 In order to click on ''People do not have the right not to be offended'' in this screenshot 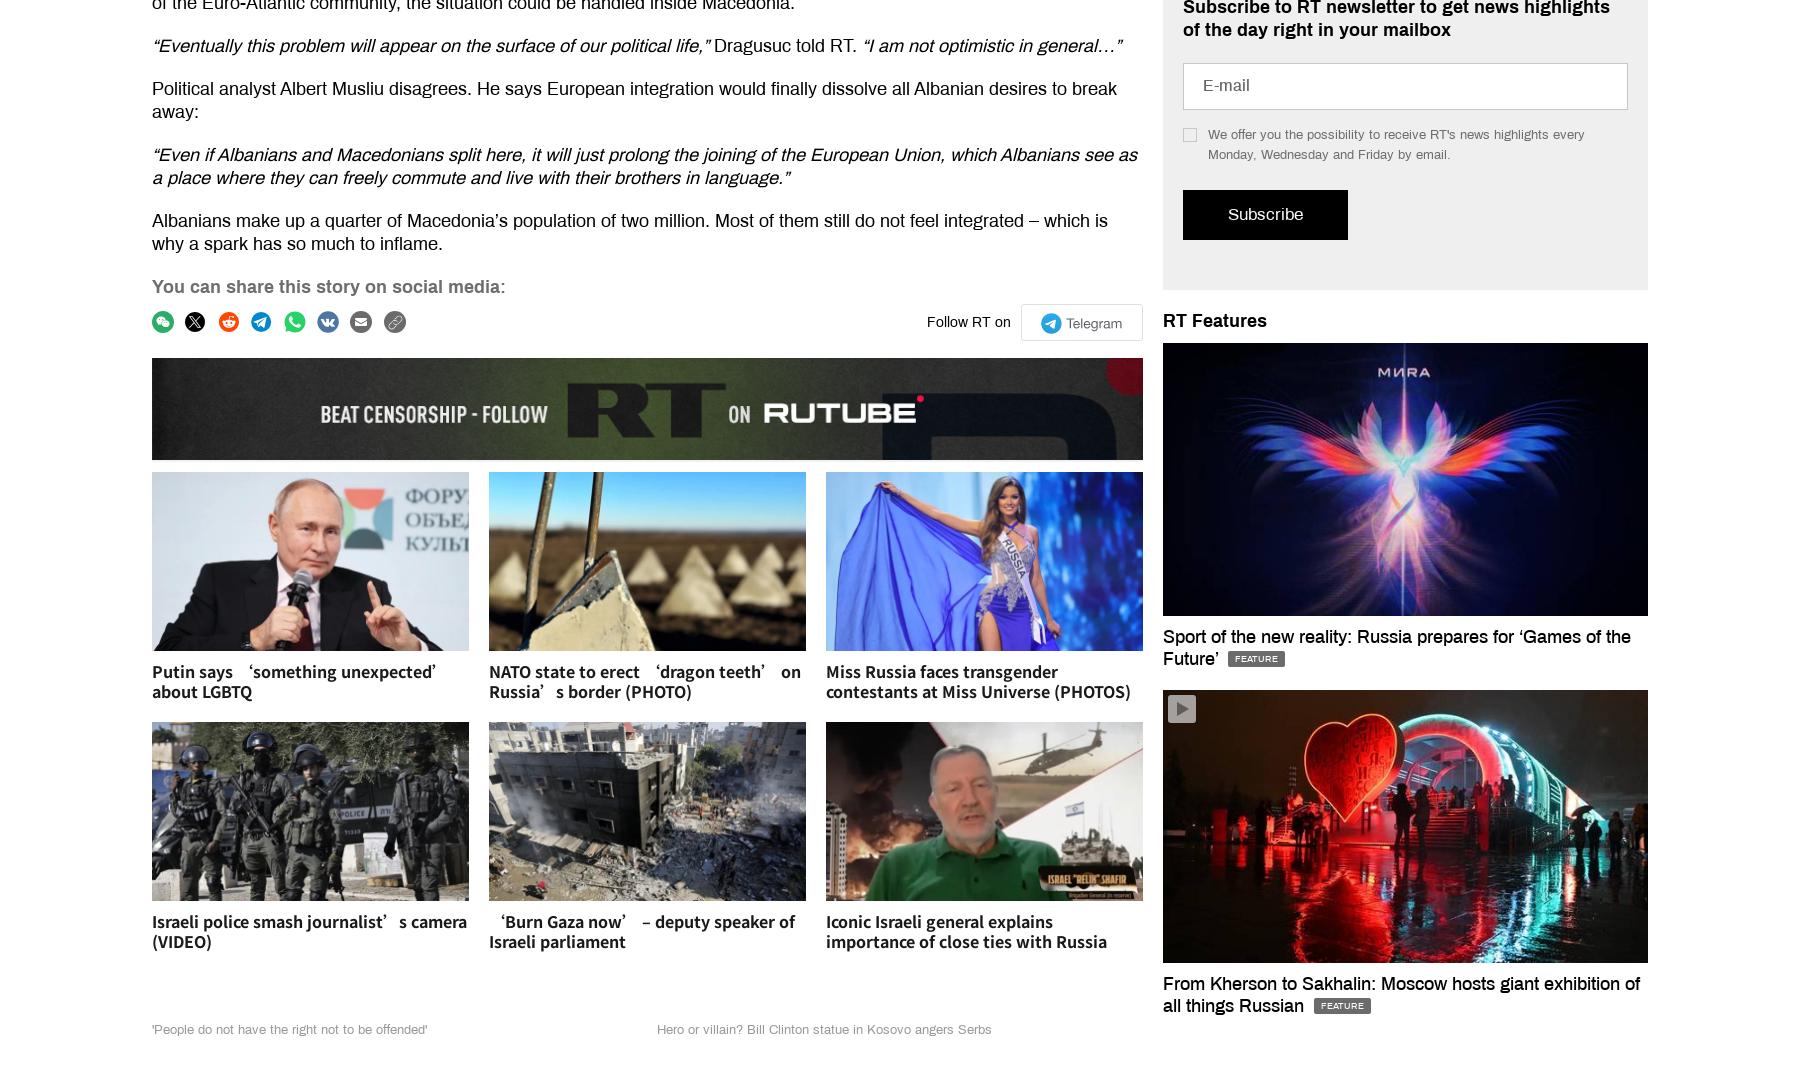, I will do `click(288, 1029)`.